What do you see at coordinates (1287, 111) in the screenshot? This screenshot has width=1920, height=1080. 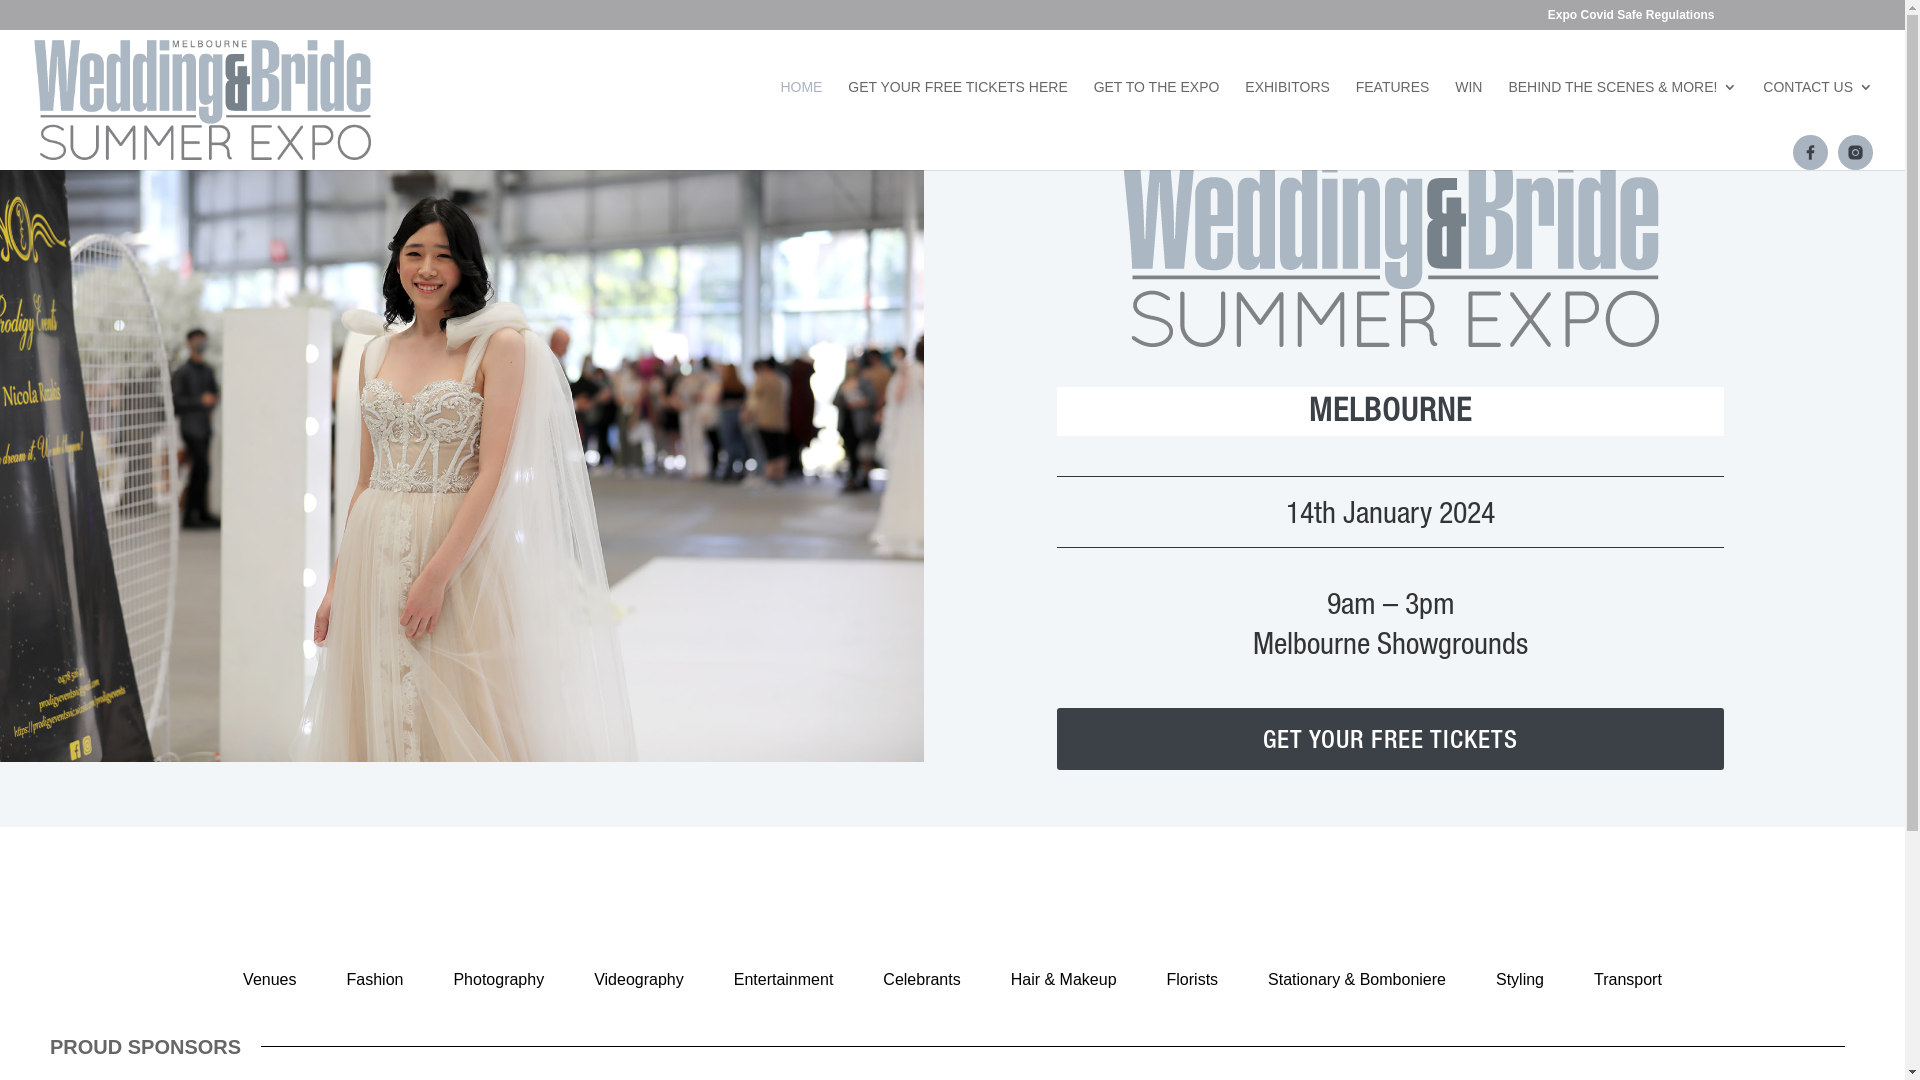 I see `'EXHIBITORS'` at bounding box center [1287, 111].